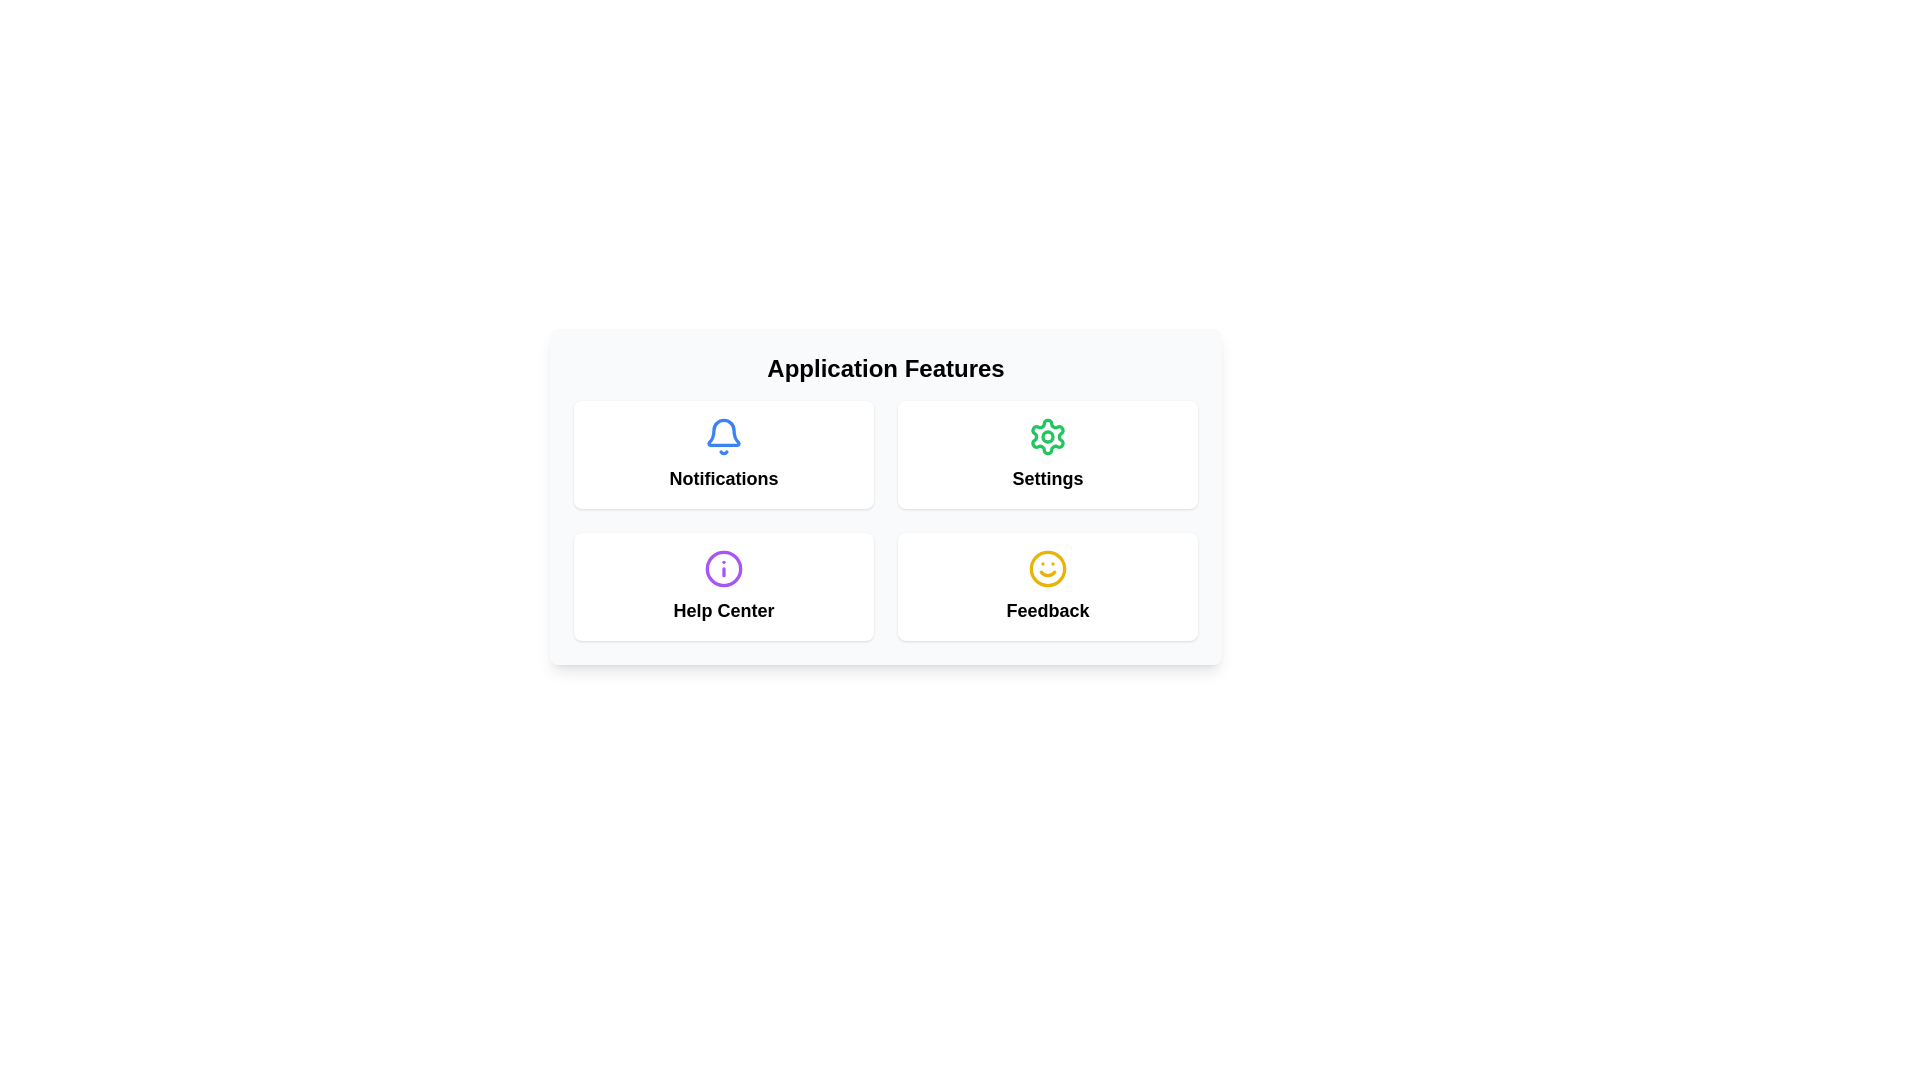 This screenshot has width=1920, height=1080. Describe the element at coordinates (1046, 569) in the screenshot. I see `the smiley face icon in the Feedback section, located in the bottom-right quadrant of the grid layout` at that location.